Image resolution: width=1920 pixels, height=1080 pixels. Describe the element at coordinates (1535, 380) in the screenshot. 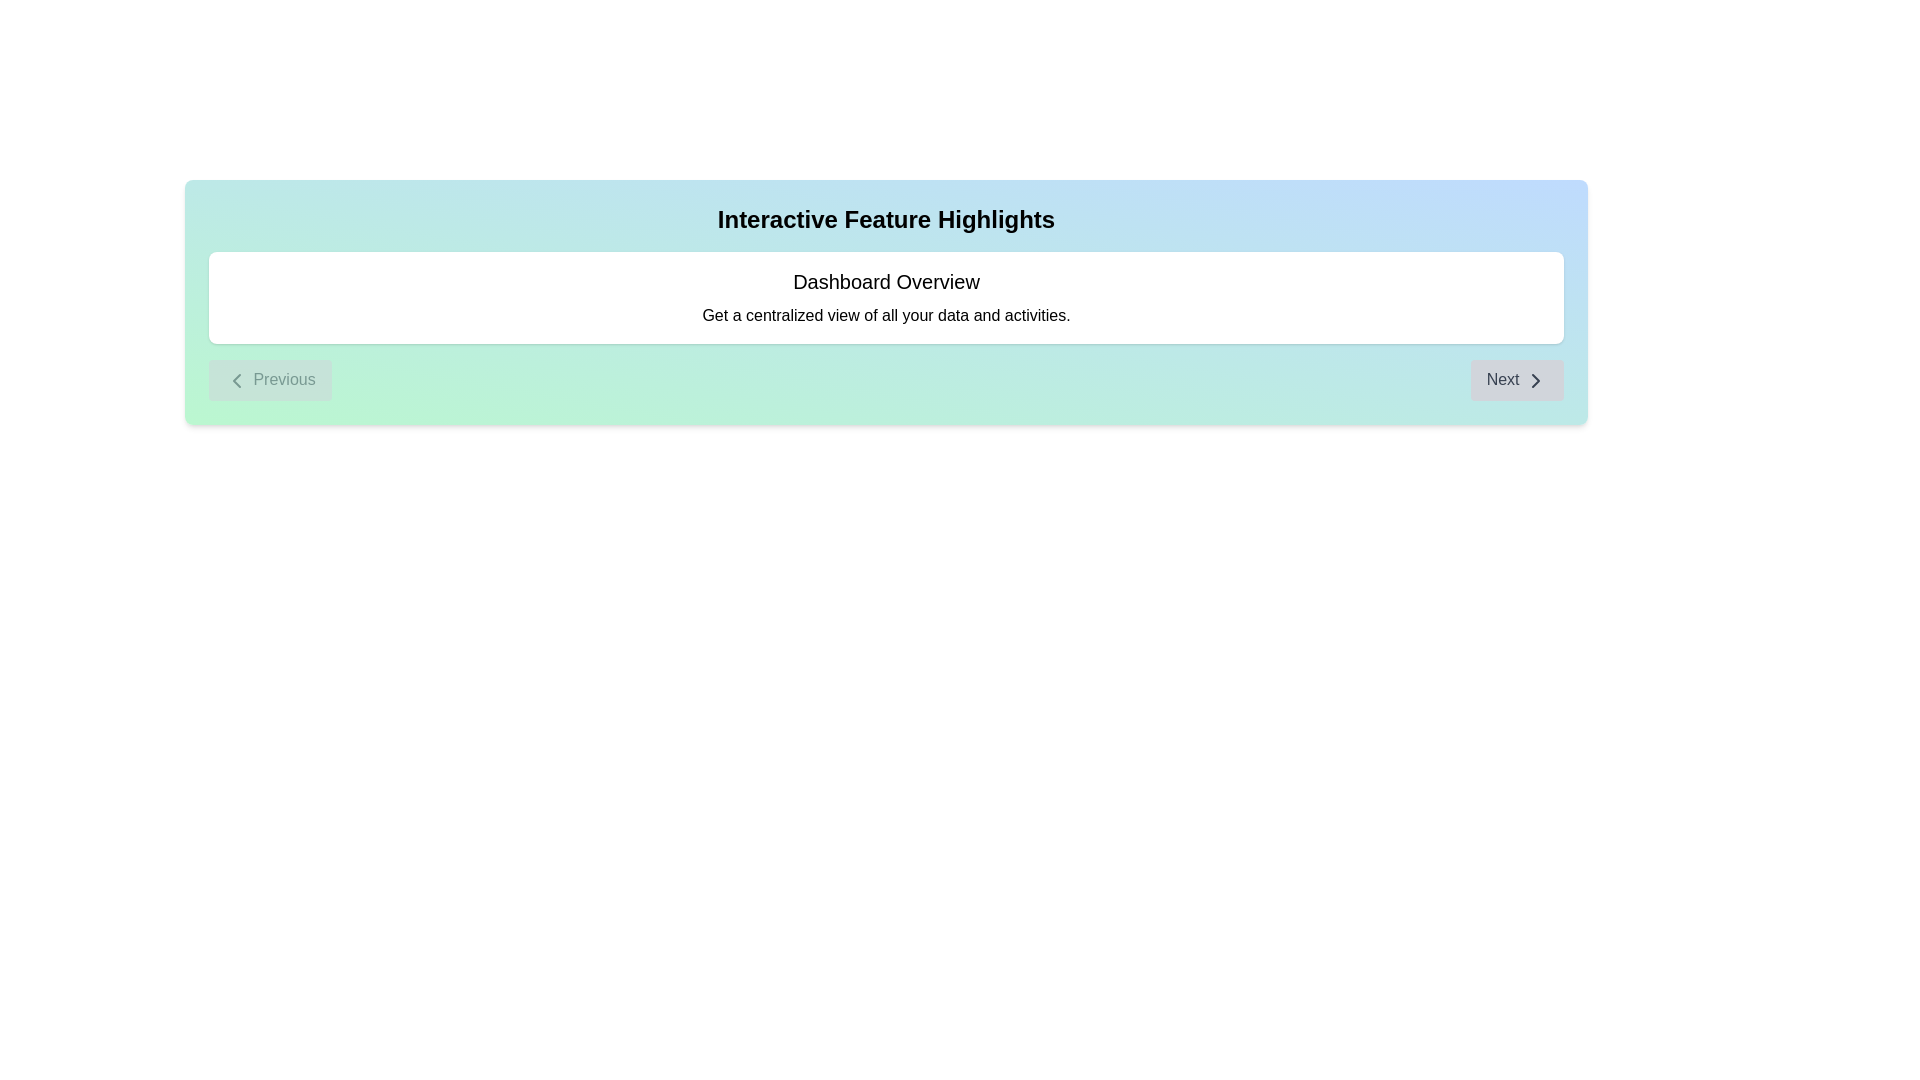

I see `the icon located within the 'Next' button at the bottom-right corner of the interface, which visually reinforces the function of progressing to the next step or page` at that location.